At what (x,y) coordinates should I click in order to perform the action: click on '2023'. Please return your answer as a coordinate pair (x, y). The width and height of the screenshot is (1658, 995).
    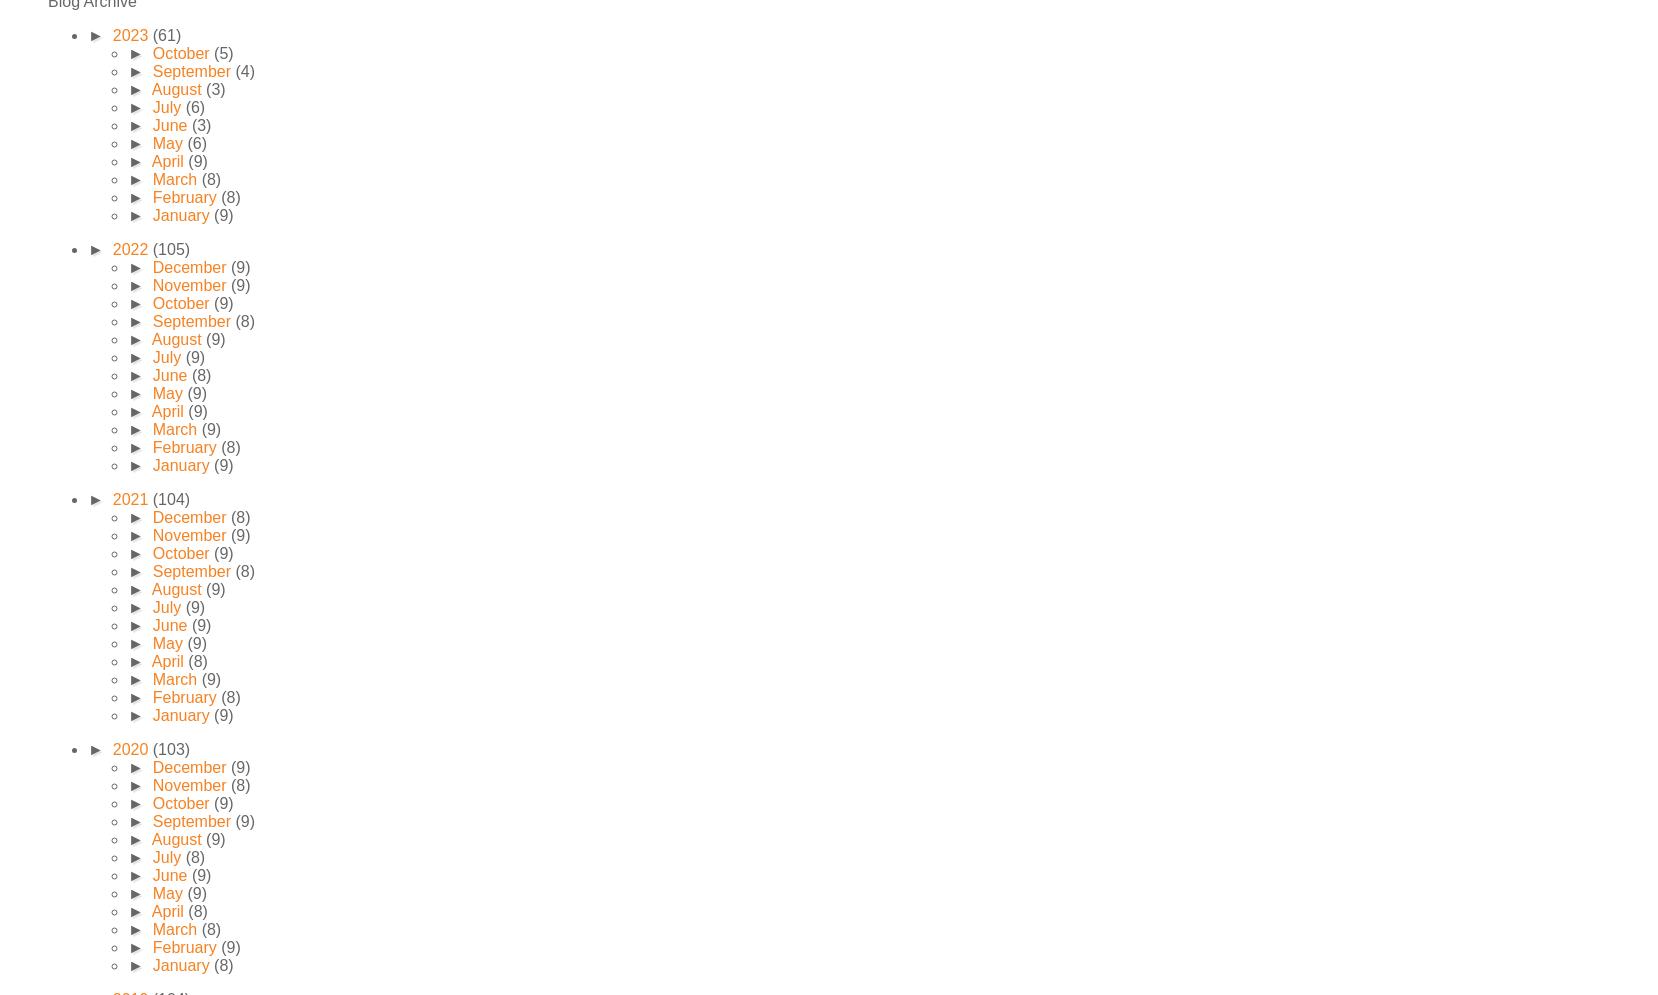
    Looking at the image, I should click on (130, 35).